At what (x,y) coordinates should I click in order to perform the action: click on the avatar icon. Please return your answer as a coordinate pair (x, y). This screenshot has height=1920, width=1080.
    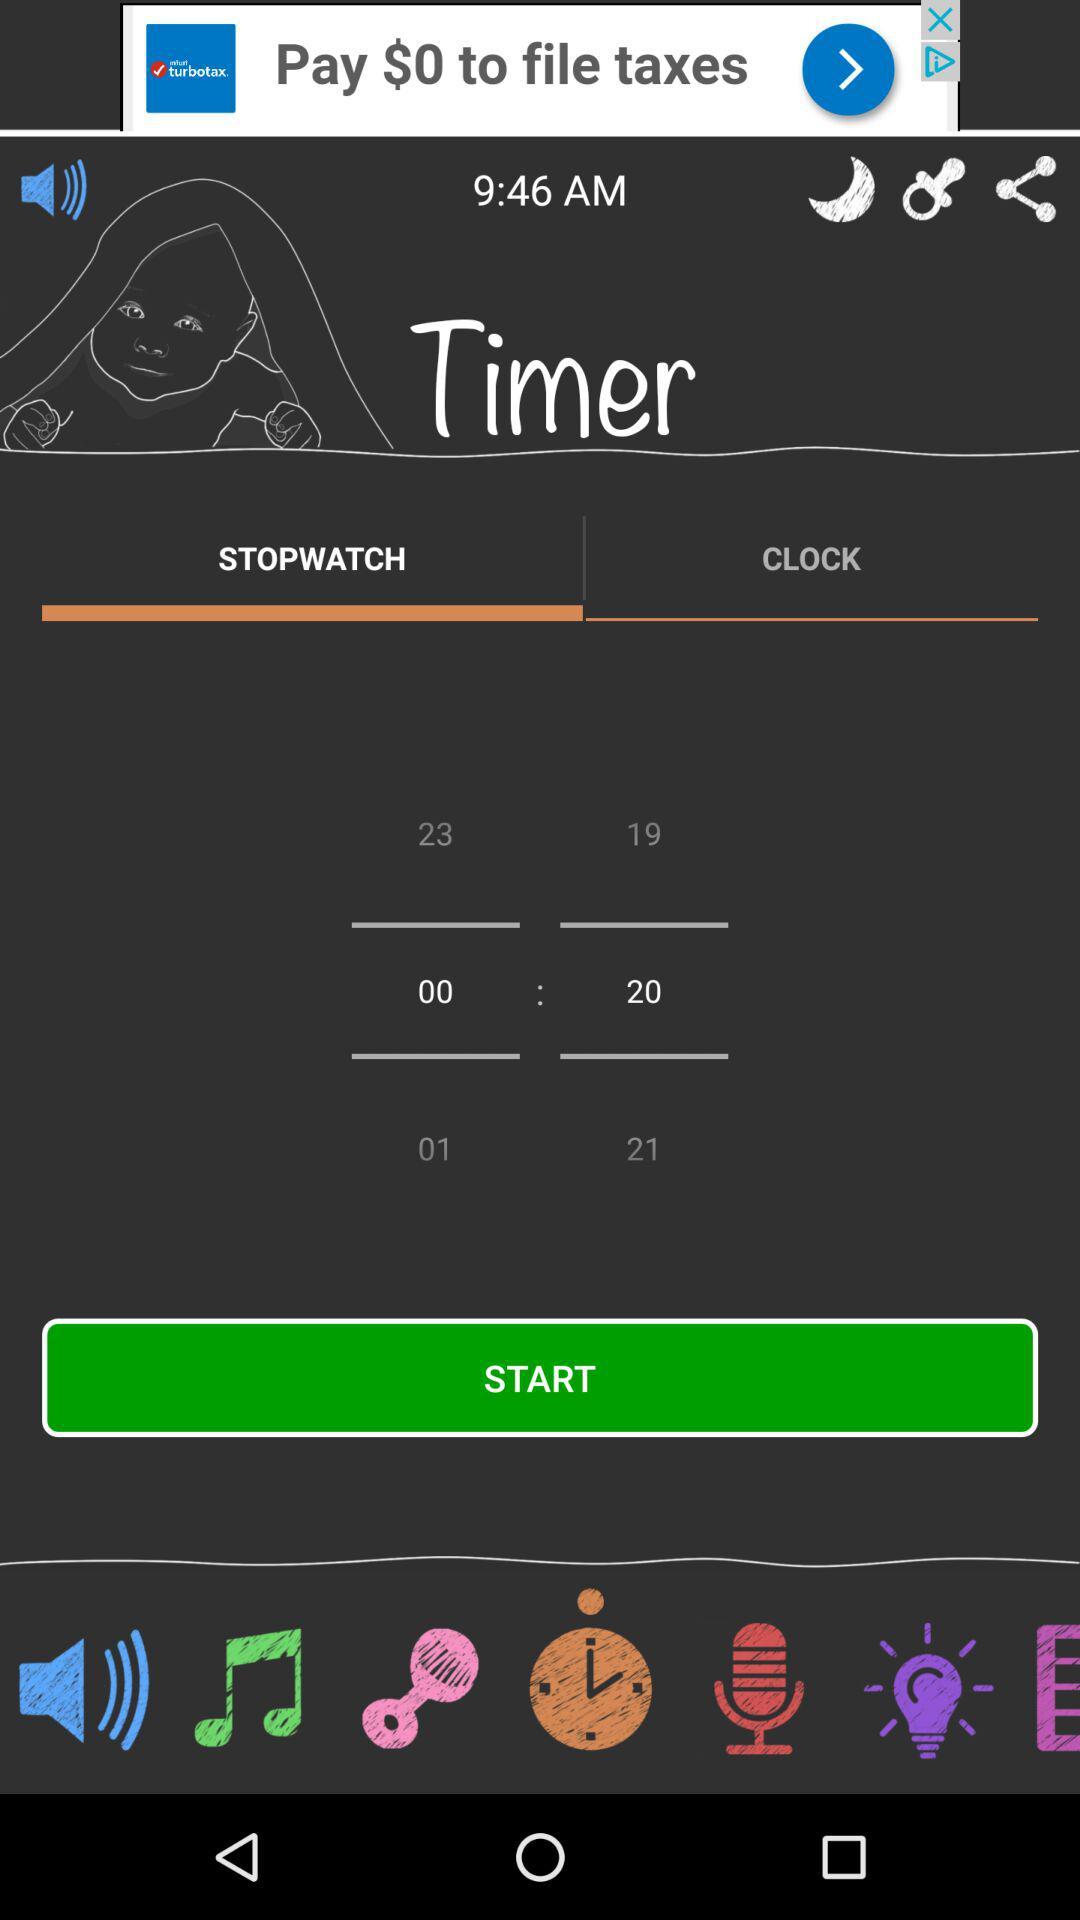
    Looking at the image, I should click on (841, 188).